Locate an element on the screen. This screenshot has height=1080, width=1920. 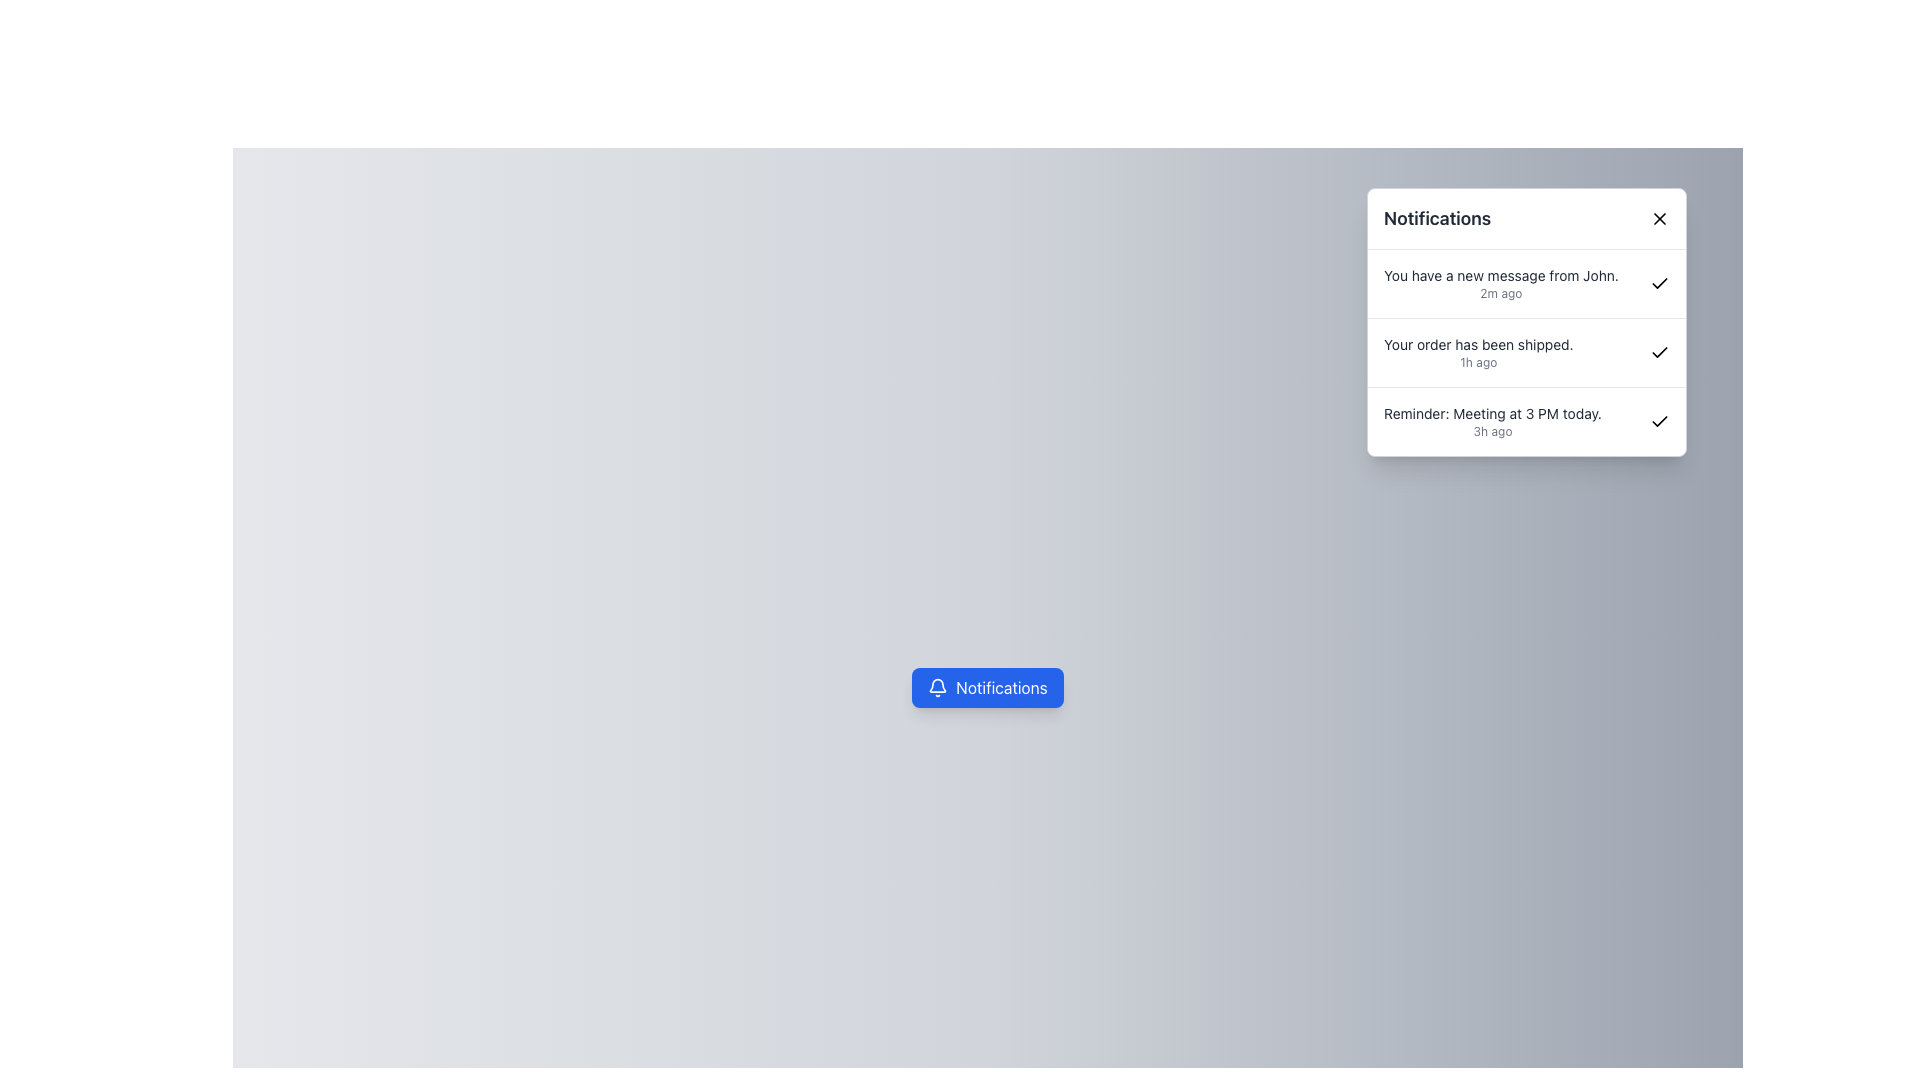
the second notification in the drop-down panel that indicates the order has been shipped, located between the messages from John and the meeting reminder is located at coordinates (1478, 352).